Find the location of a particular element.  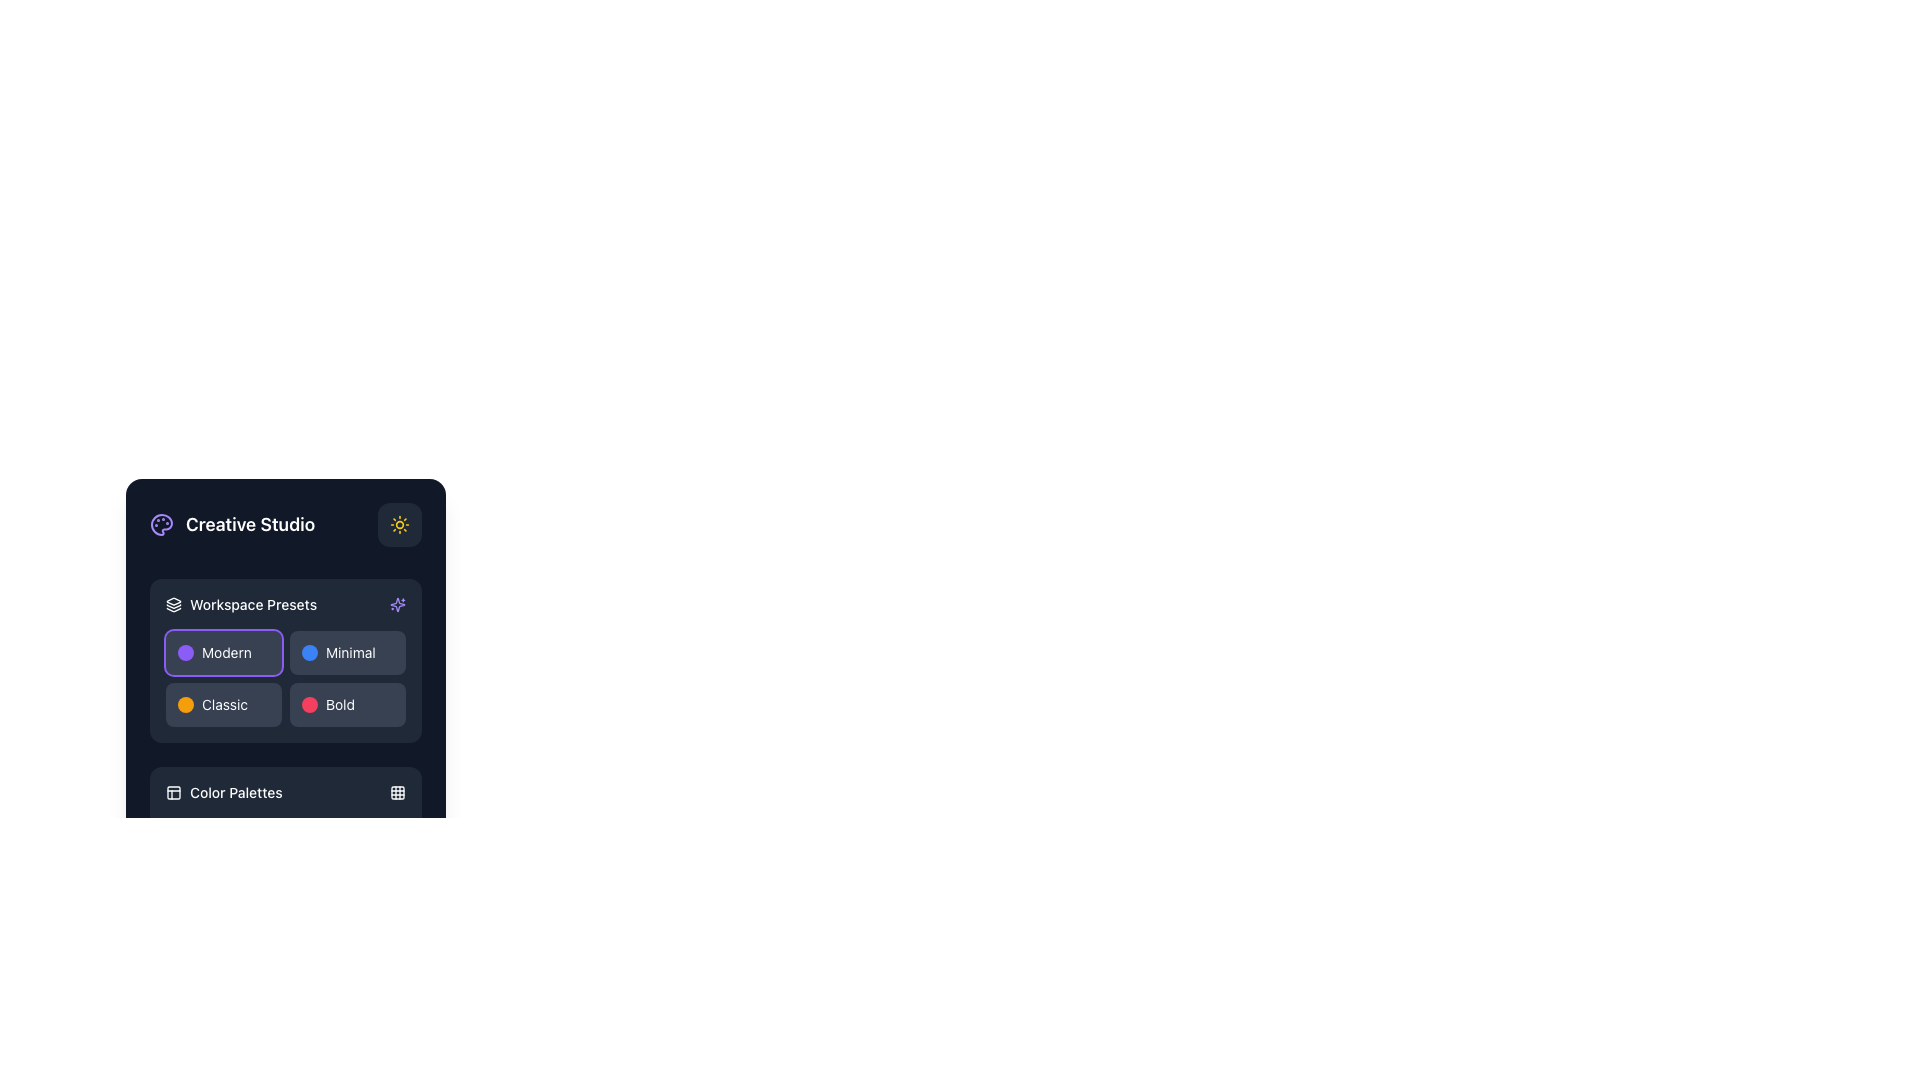

the 'Classic' button, which is a rectangular button with a dark gray background and rounded corners, displaying the word 'Classic' in bold white text, located in the bottom-left corner of the grid under the 'Workspace Presets' section is located at coordinates (224, 704).